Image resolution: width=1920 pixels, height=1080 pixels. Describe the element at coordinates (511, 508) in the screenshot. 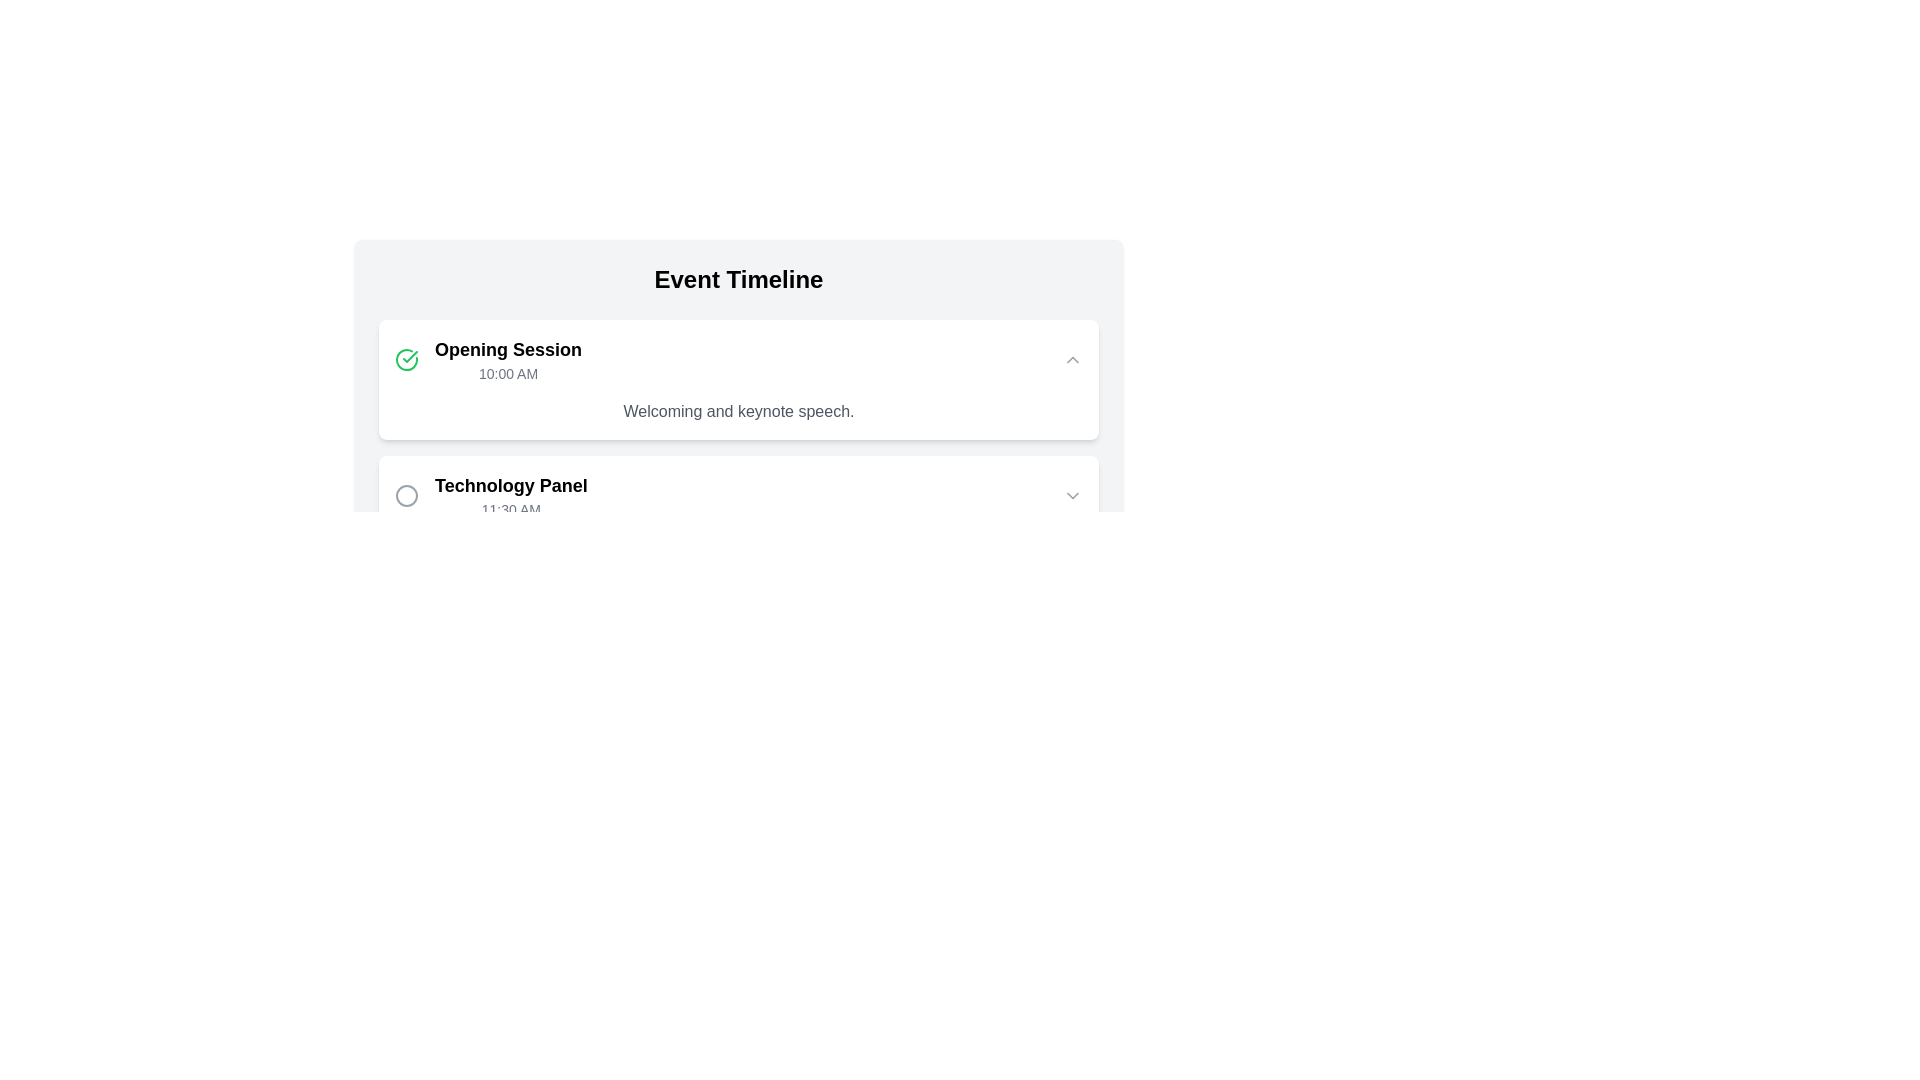

I see `the time label indicating the scheduled time for the 'Technology Panel' event, which is located below the 'Technology Panel' heading` at that location.